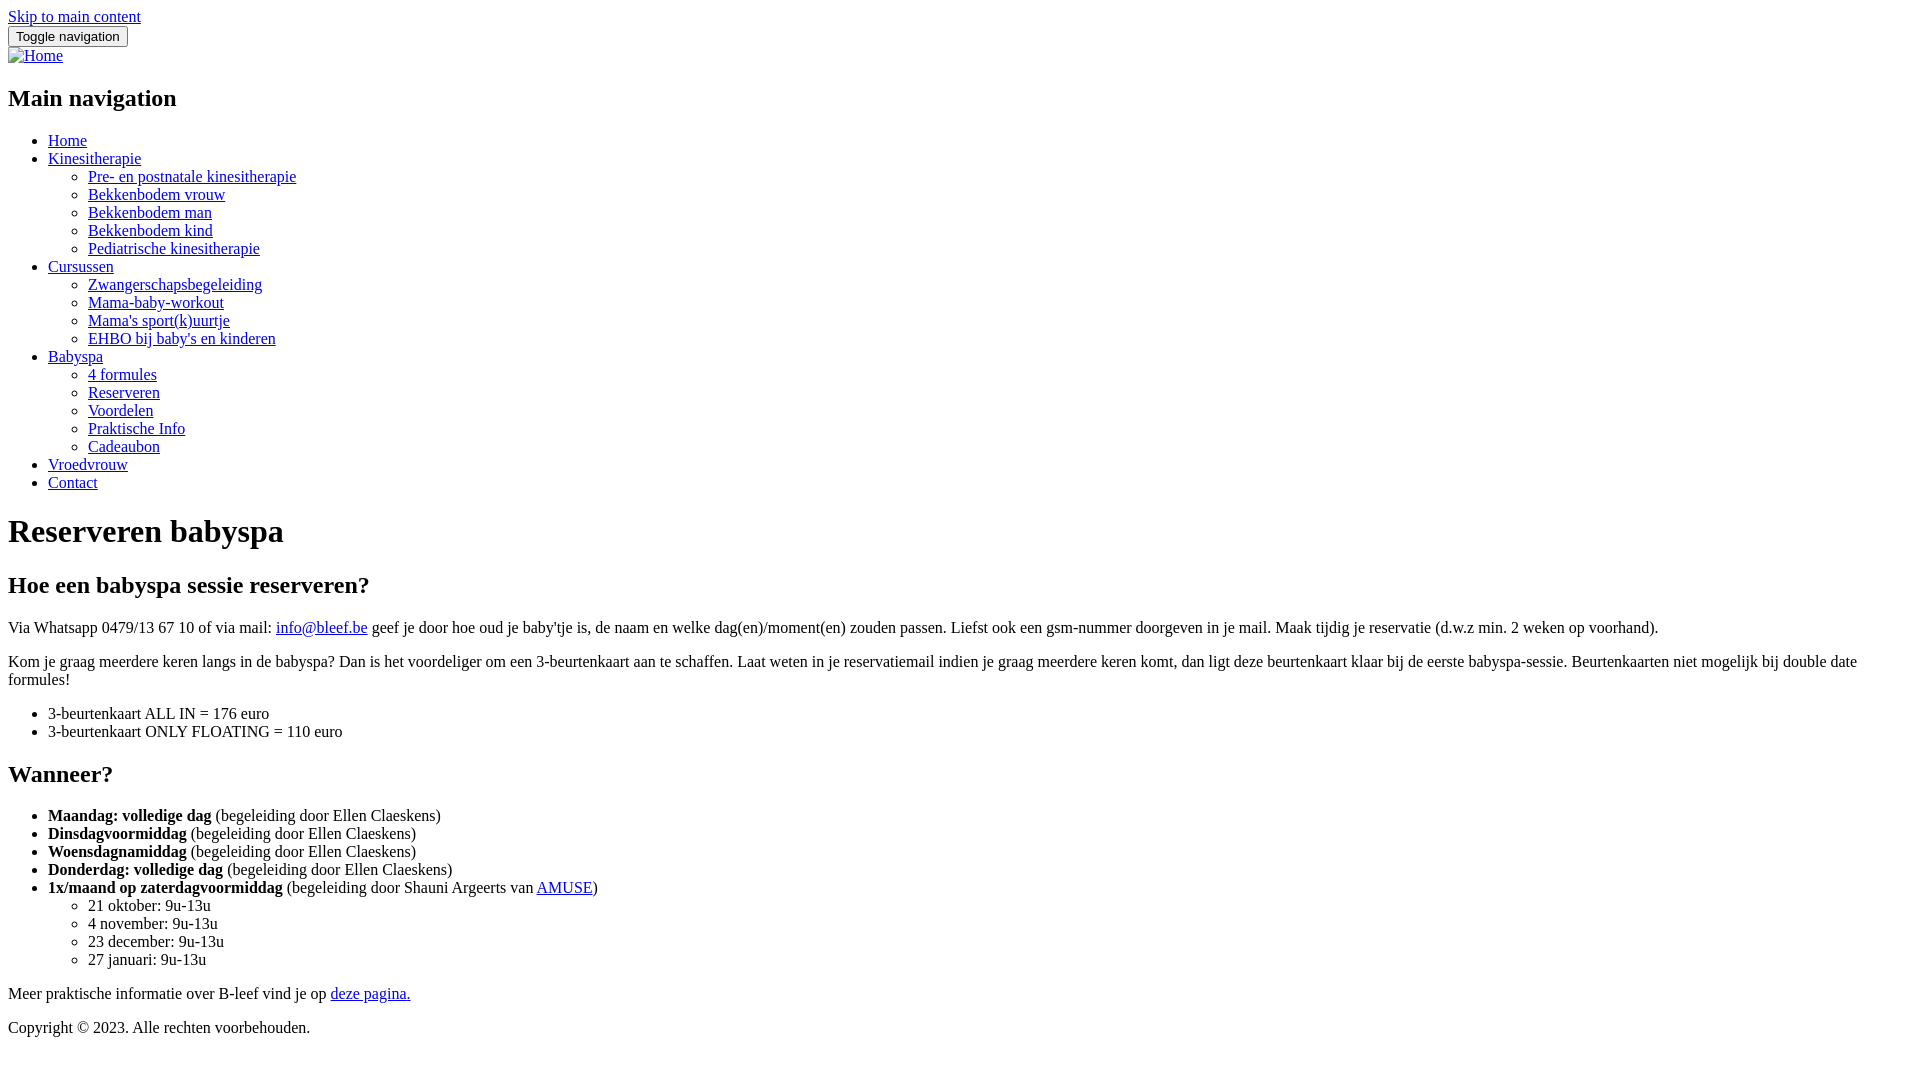  What do you see at coordinates (149, 229) in the screenshot?
I see `'Bekkenbodem kind'` at bounding box center [149, 229].